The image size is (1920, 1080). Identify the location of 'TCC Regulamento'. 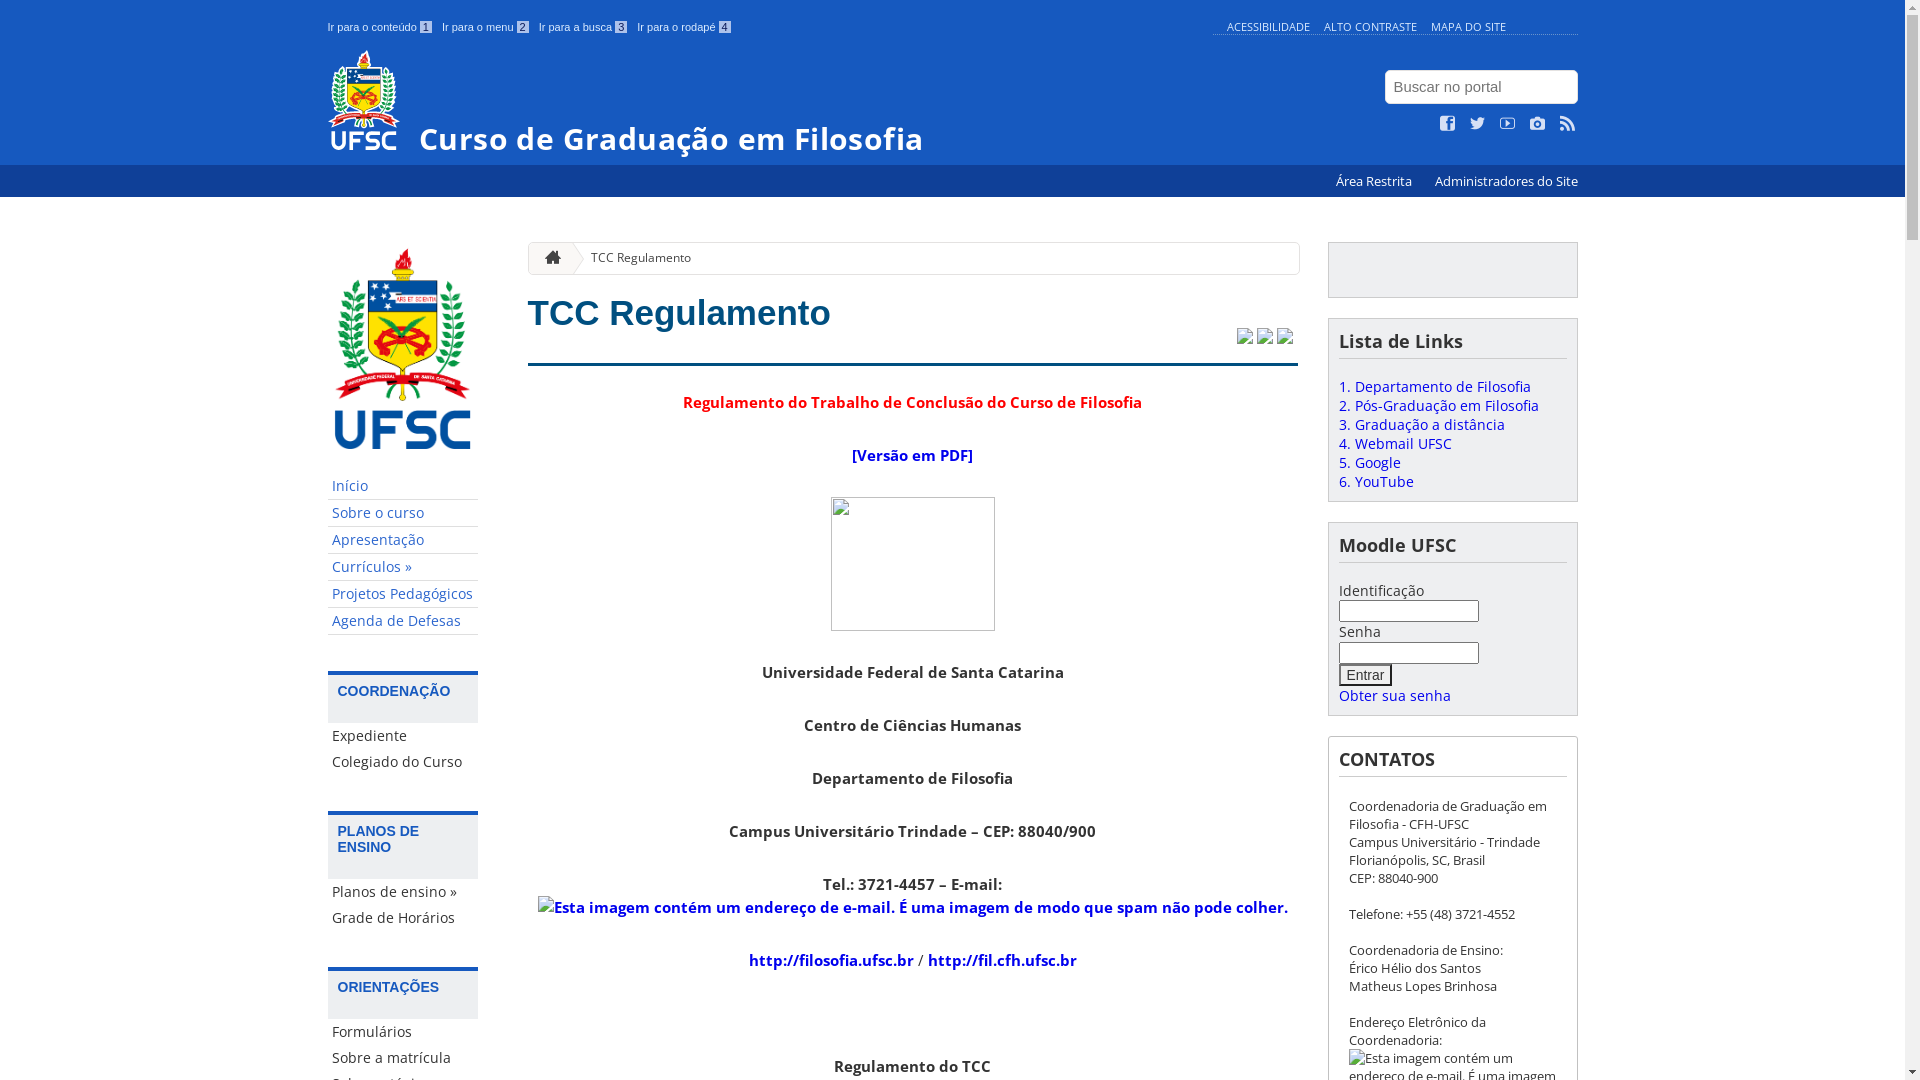
(632, 257).